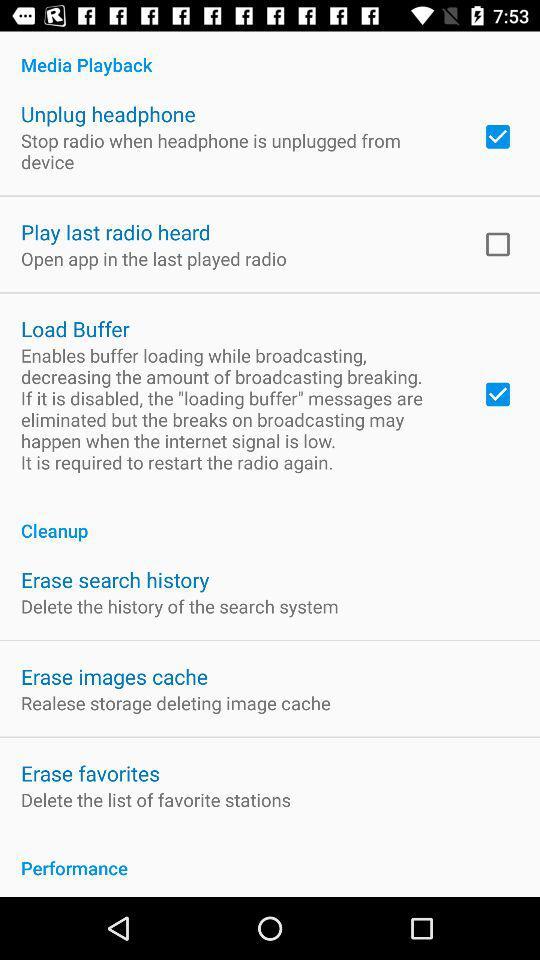  I want to click on item above stop radio when item, so click(108, 114).